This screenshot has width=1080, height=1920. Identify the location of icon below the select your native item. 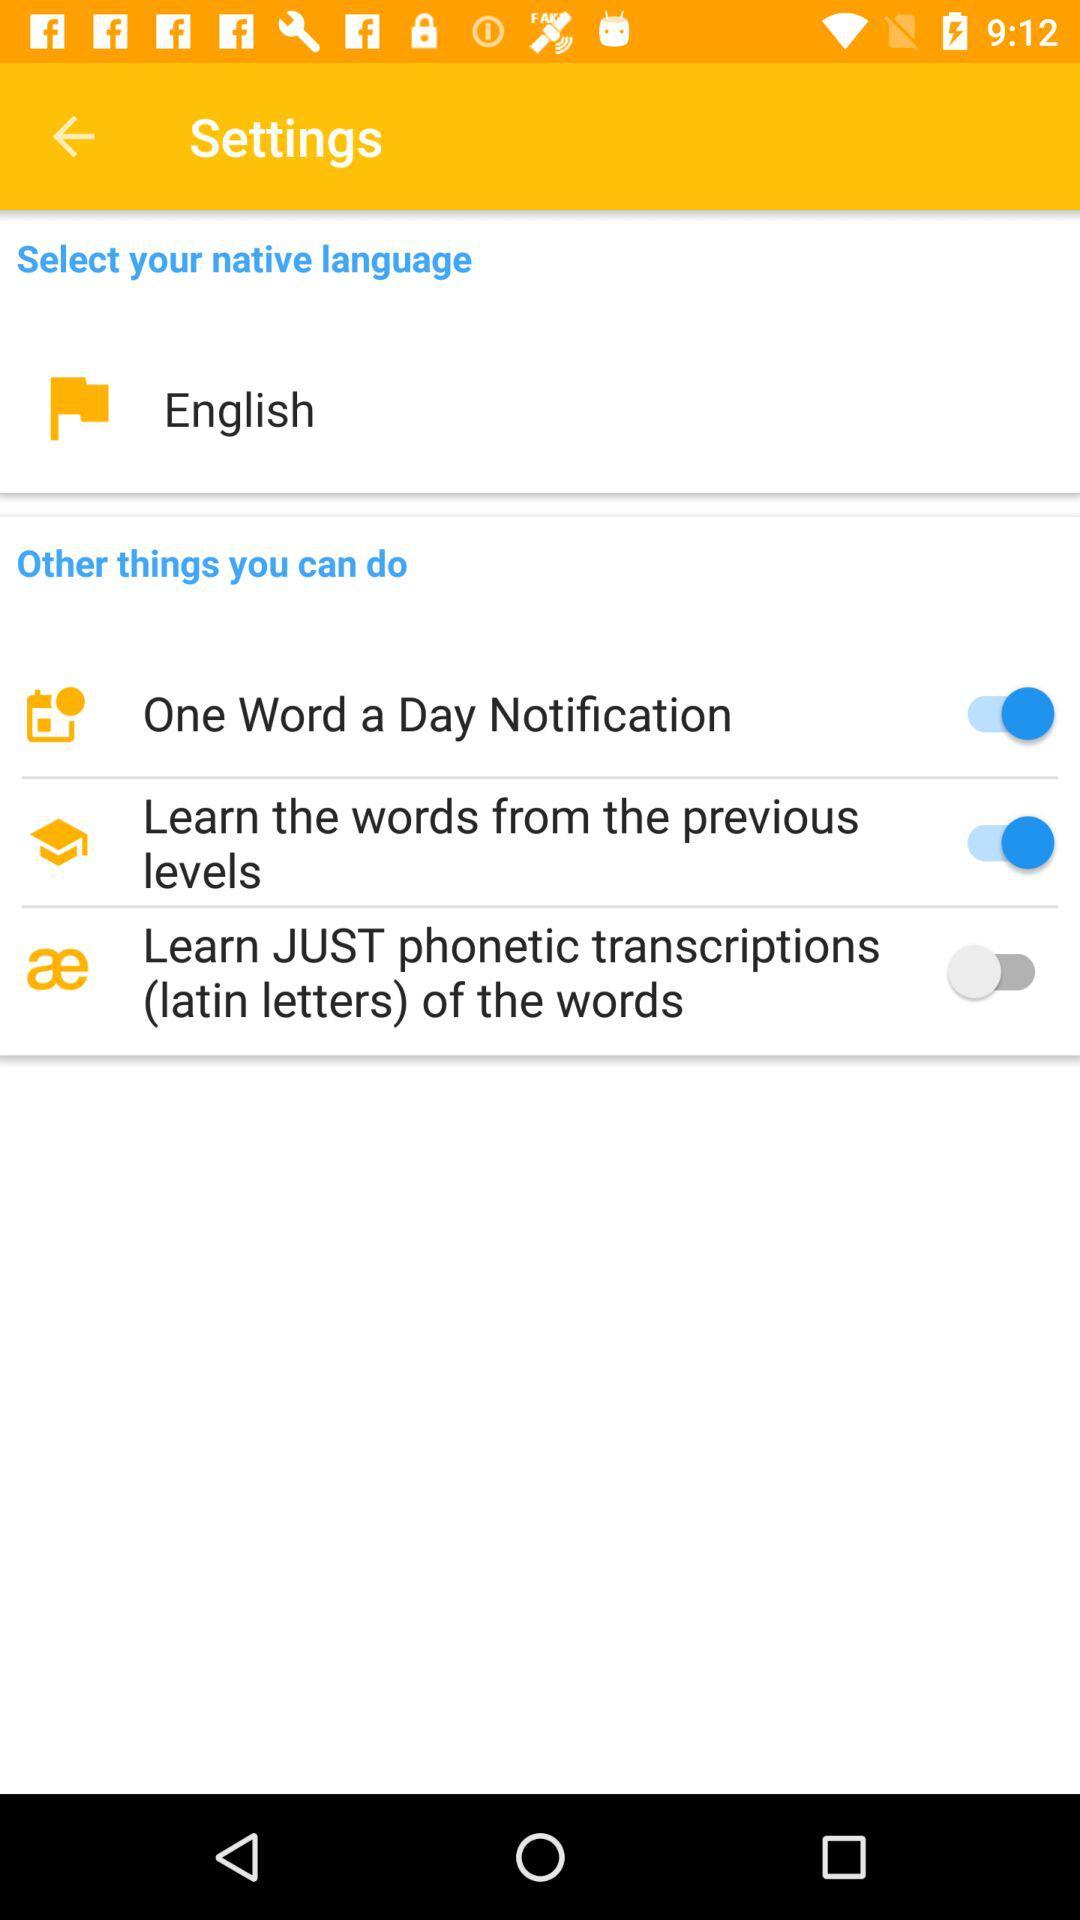
(540, 407).